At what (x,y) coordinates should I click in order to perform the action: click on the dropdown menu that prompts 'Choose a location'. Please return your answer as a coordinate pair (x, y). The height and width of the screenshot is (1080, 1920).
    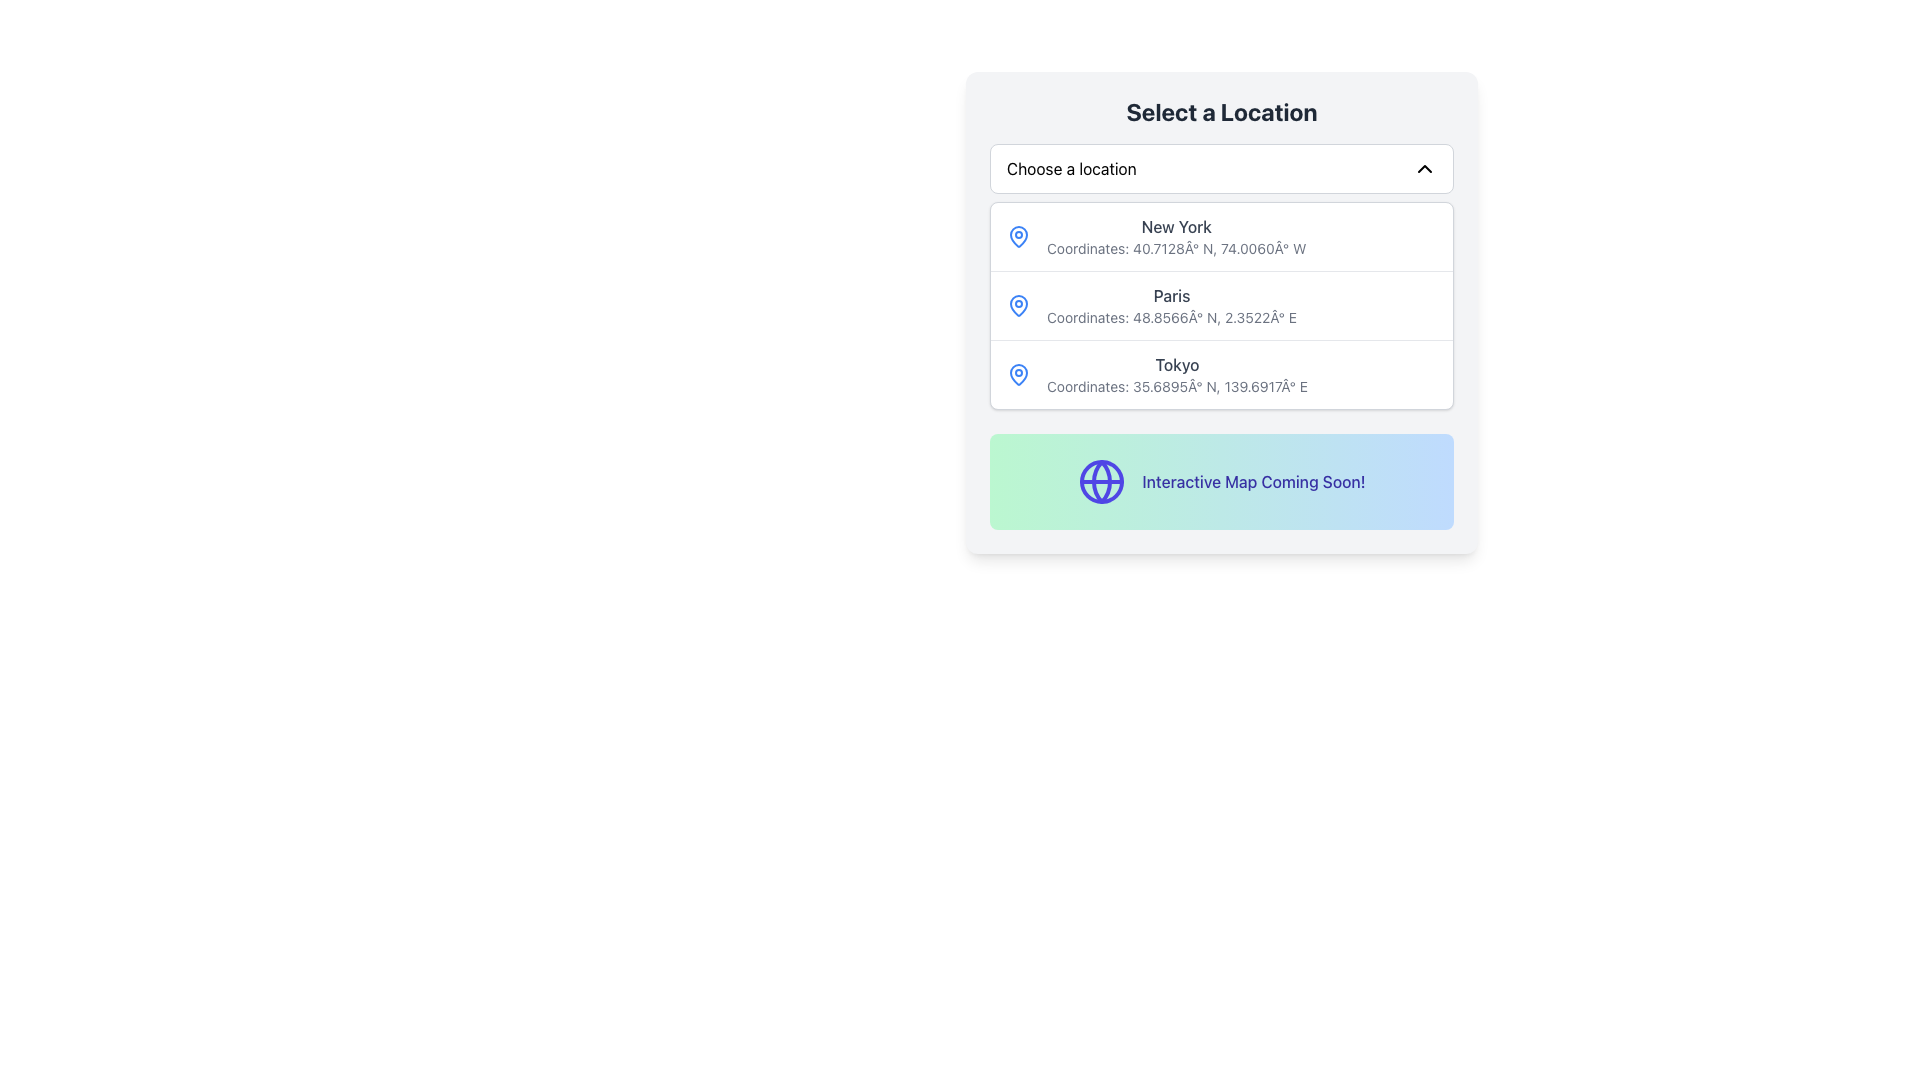
    Looking at the image, I should click on (1221, 168).